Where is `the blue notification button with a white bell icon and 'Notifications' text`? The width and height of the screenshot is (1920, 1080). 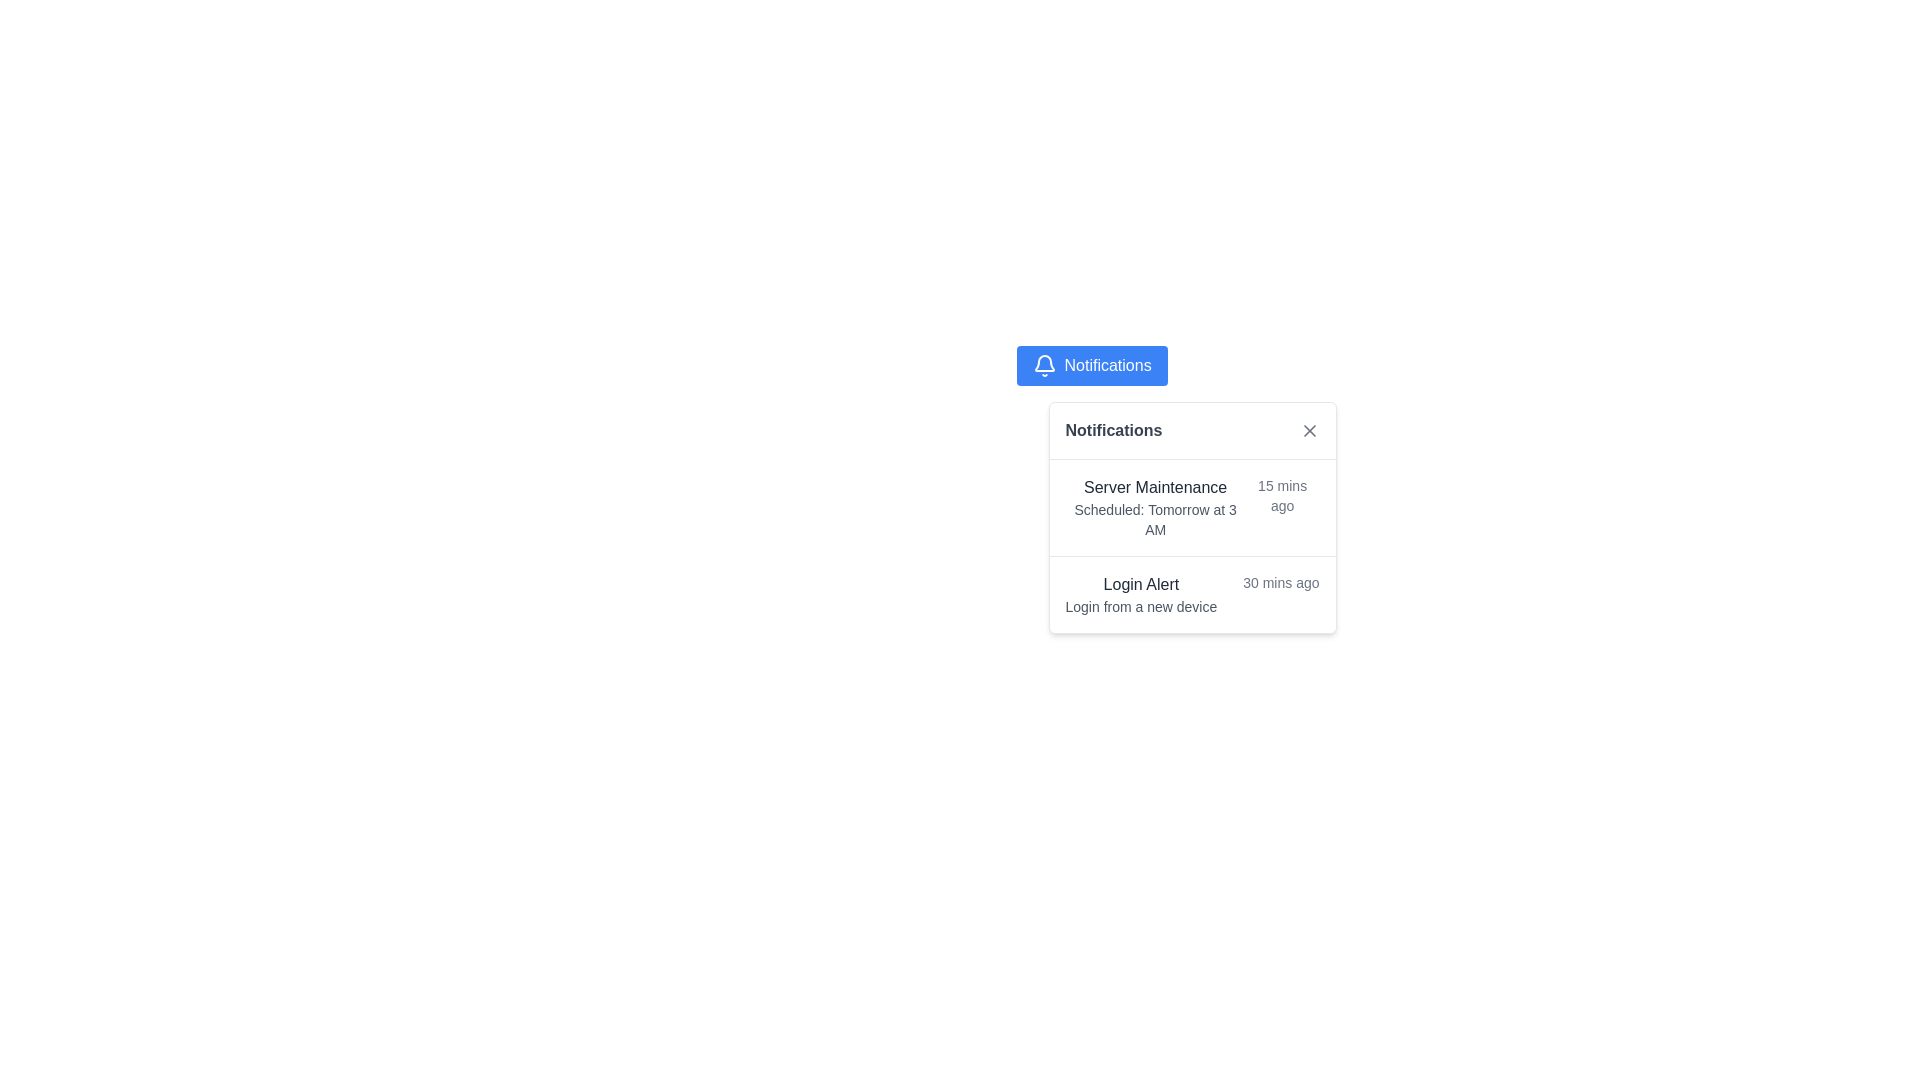
the blue notification button with a white bell icon and 'Notifications' text is located at coordinates (1091, 366).